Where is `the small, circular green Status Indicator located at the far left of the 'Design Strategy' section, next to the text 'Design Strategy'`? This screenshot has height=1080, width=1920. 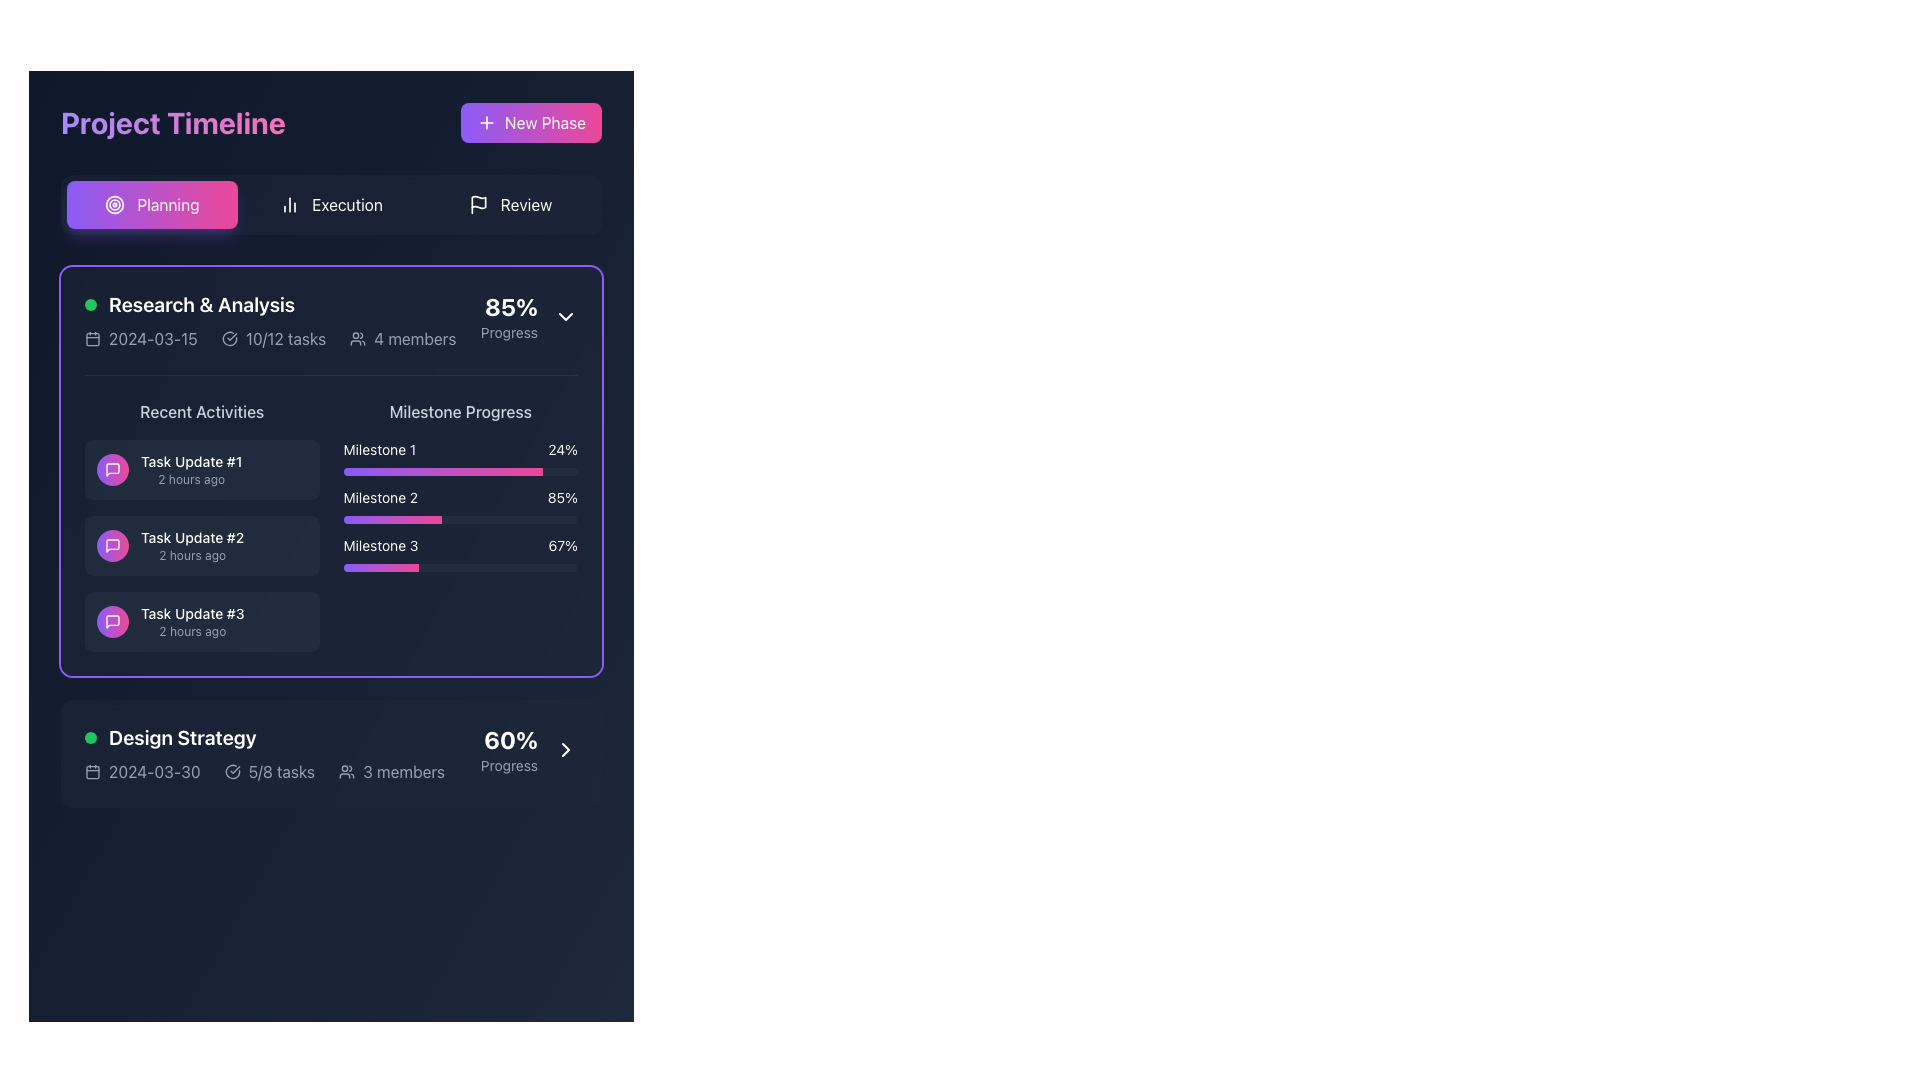 the small, circular green Status Indicator located at the far left of the 'Design Strategy' section, next to the text 'Design Strategy' is located at coordinates (90, 737).